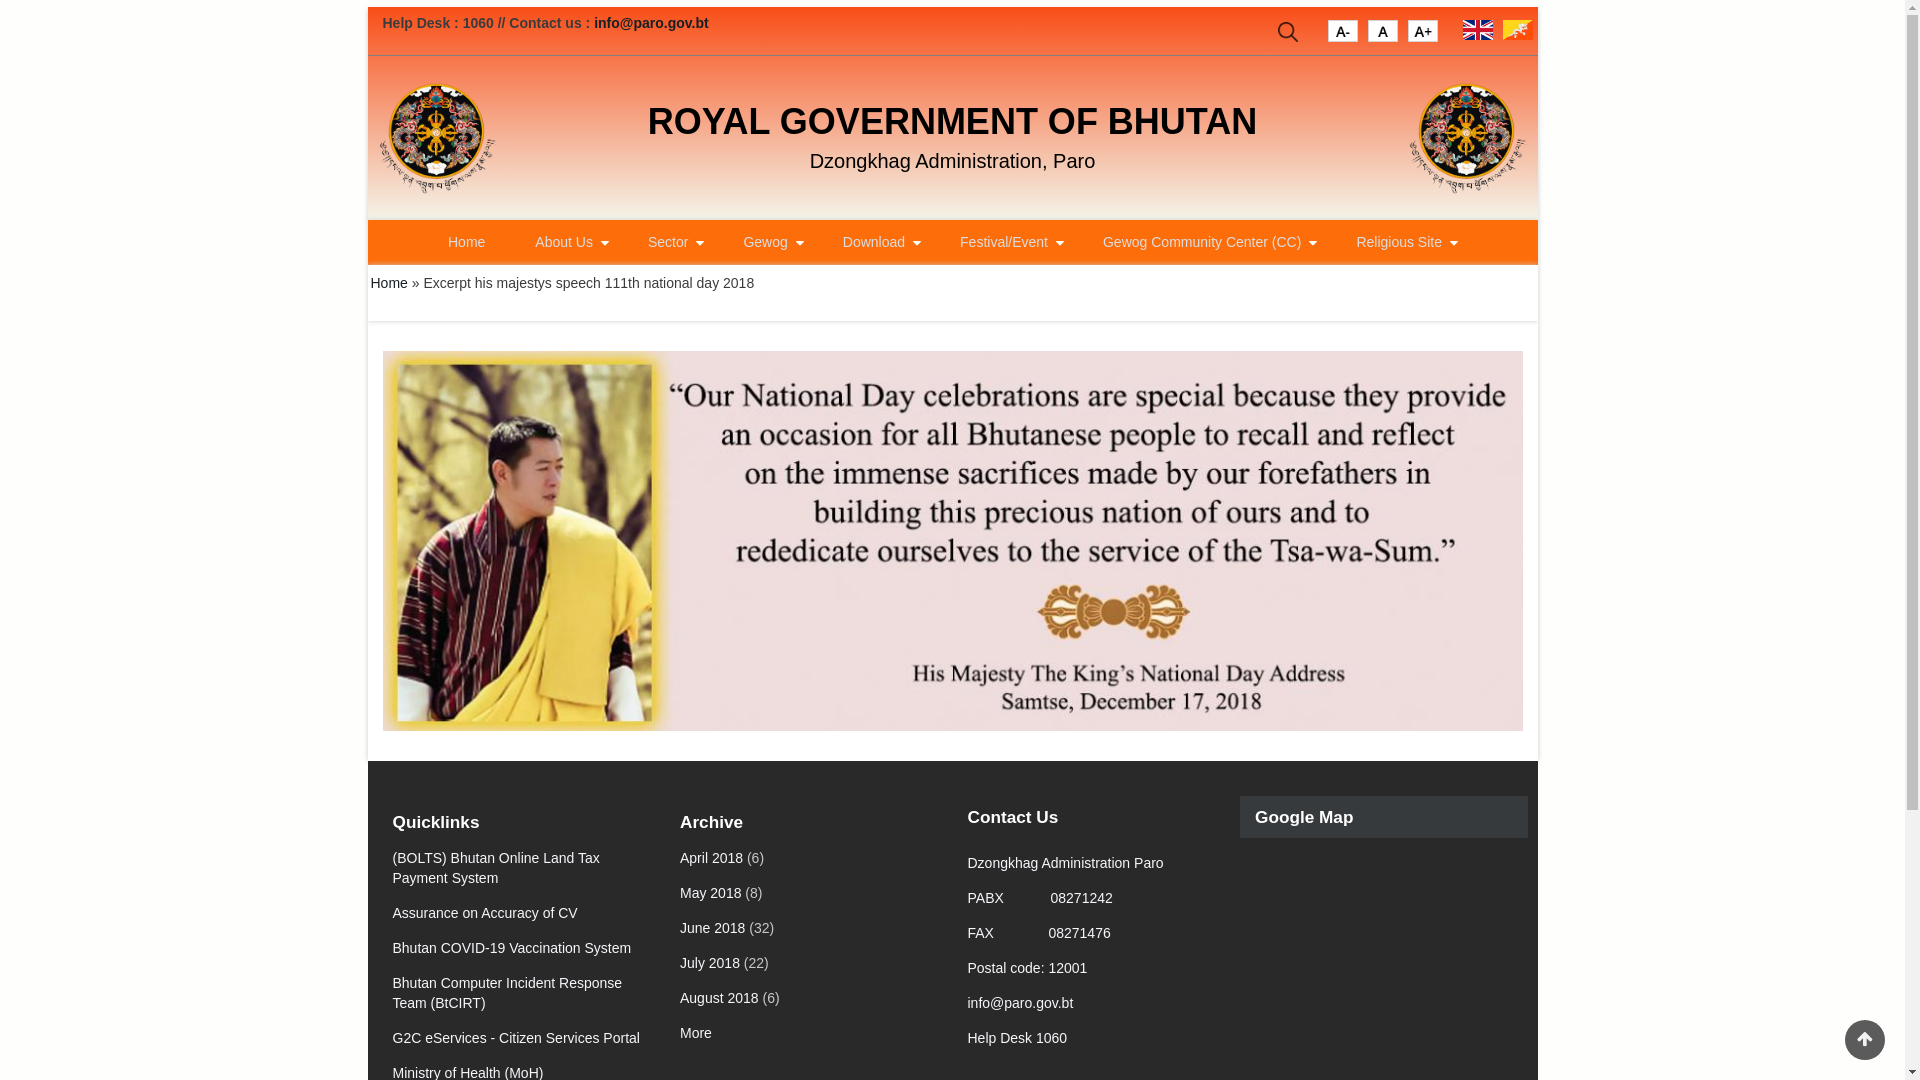 Image resolution: width=1920 pixels, height=1080 pixels. What do you see at coordinates (710, 892) in the screenshot?
I see `'May 2018'` at bounding box center [710, 892].